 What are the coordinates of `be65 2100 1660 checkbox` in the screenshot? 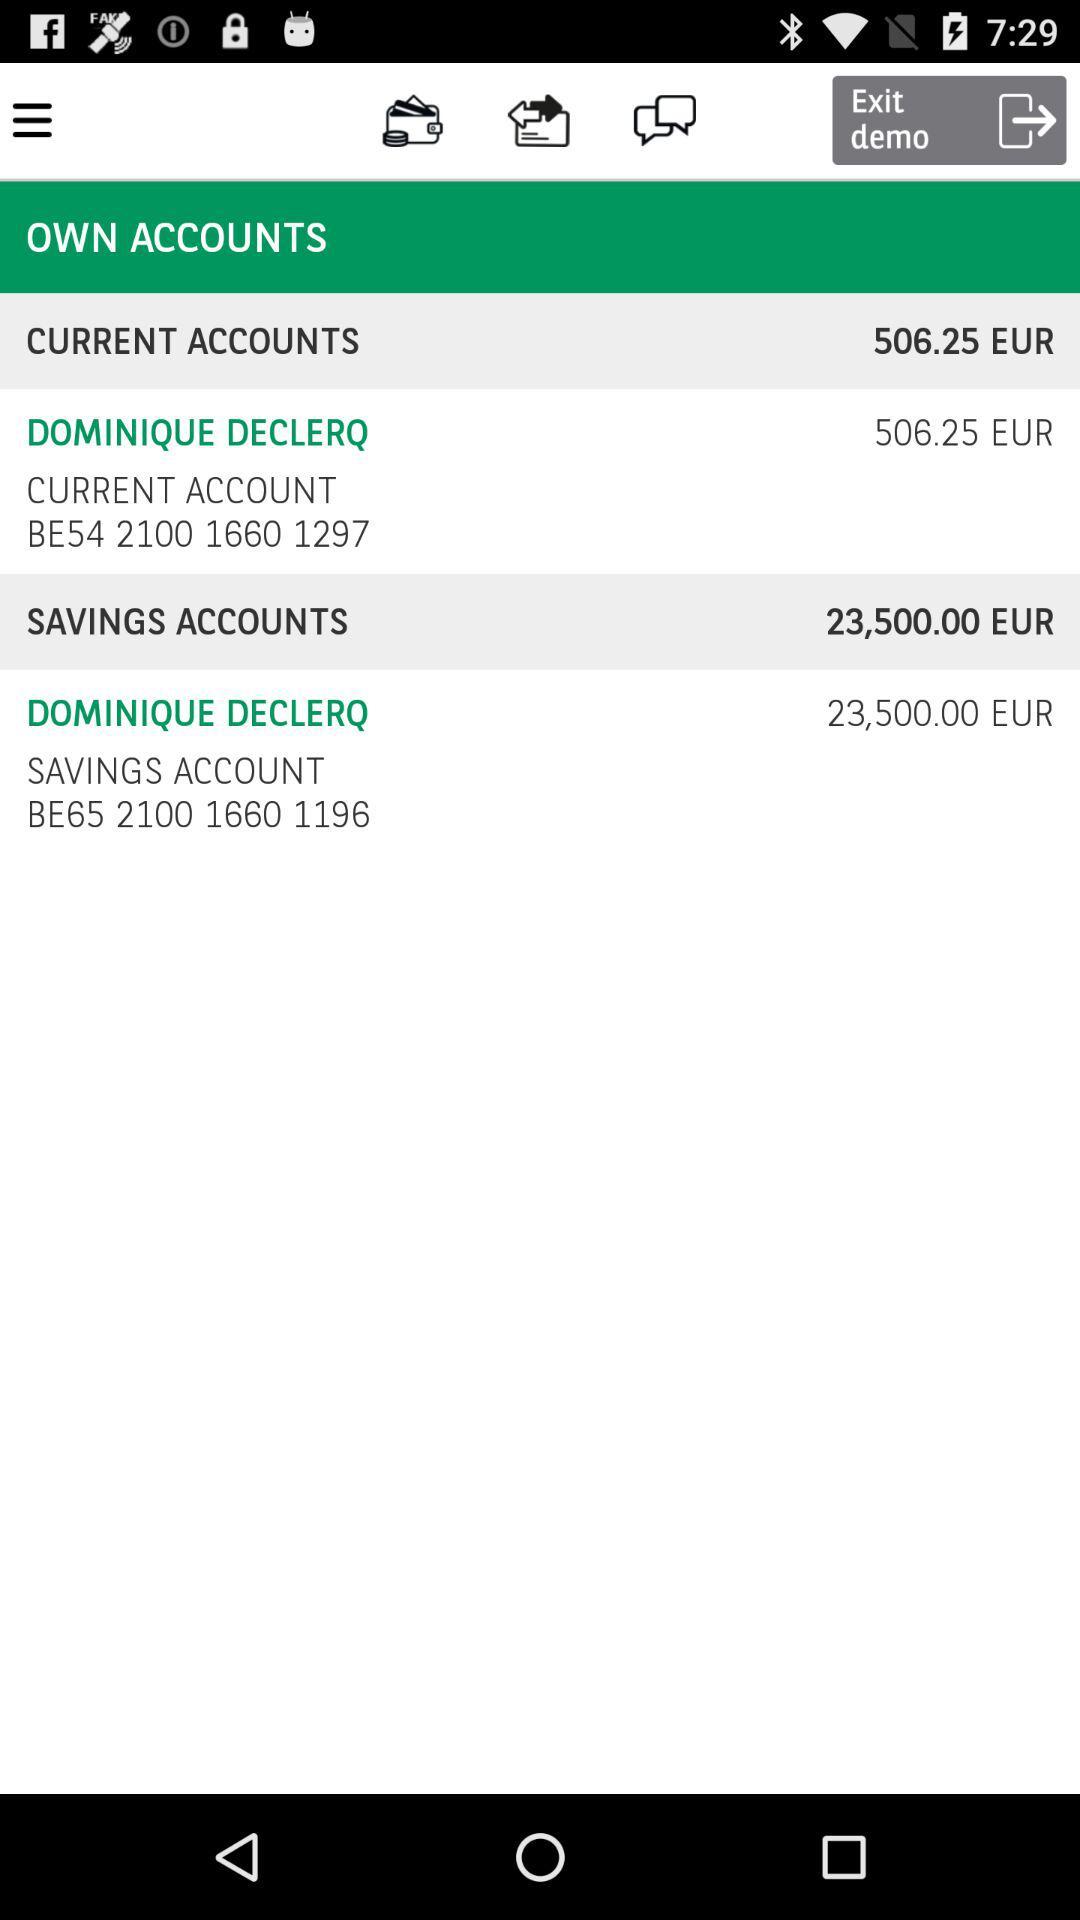 It's located at (203, 814).